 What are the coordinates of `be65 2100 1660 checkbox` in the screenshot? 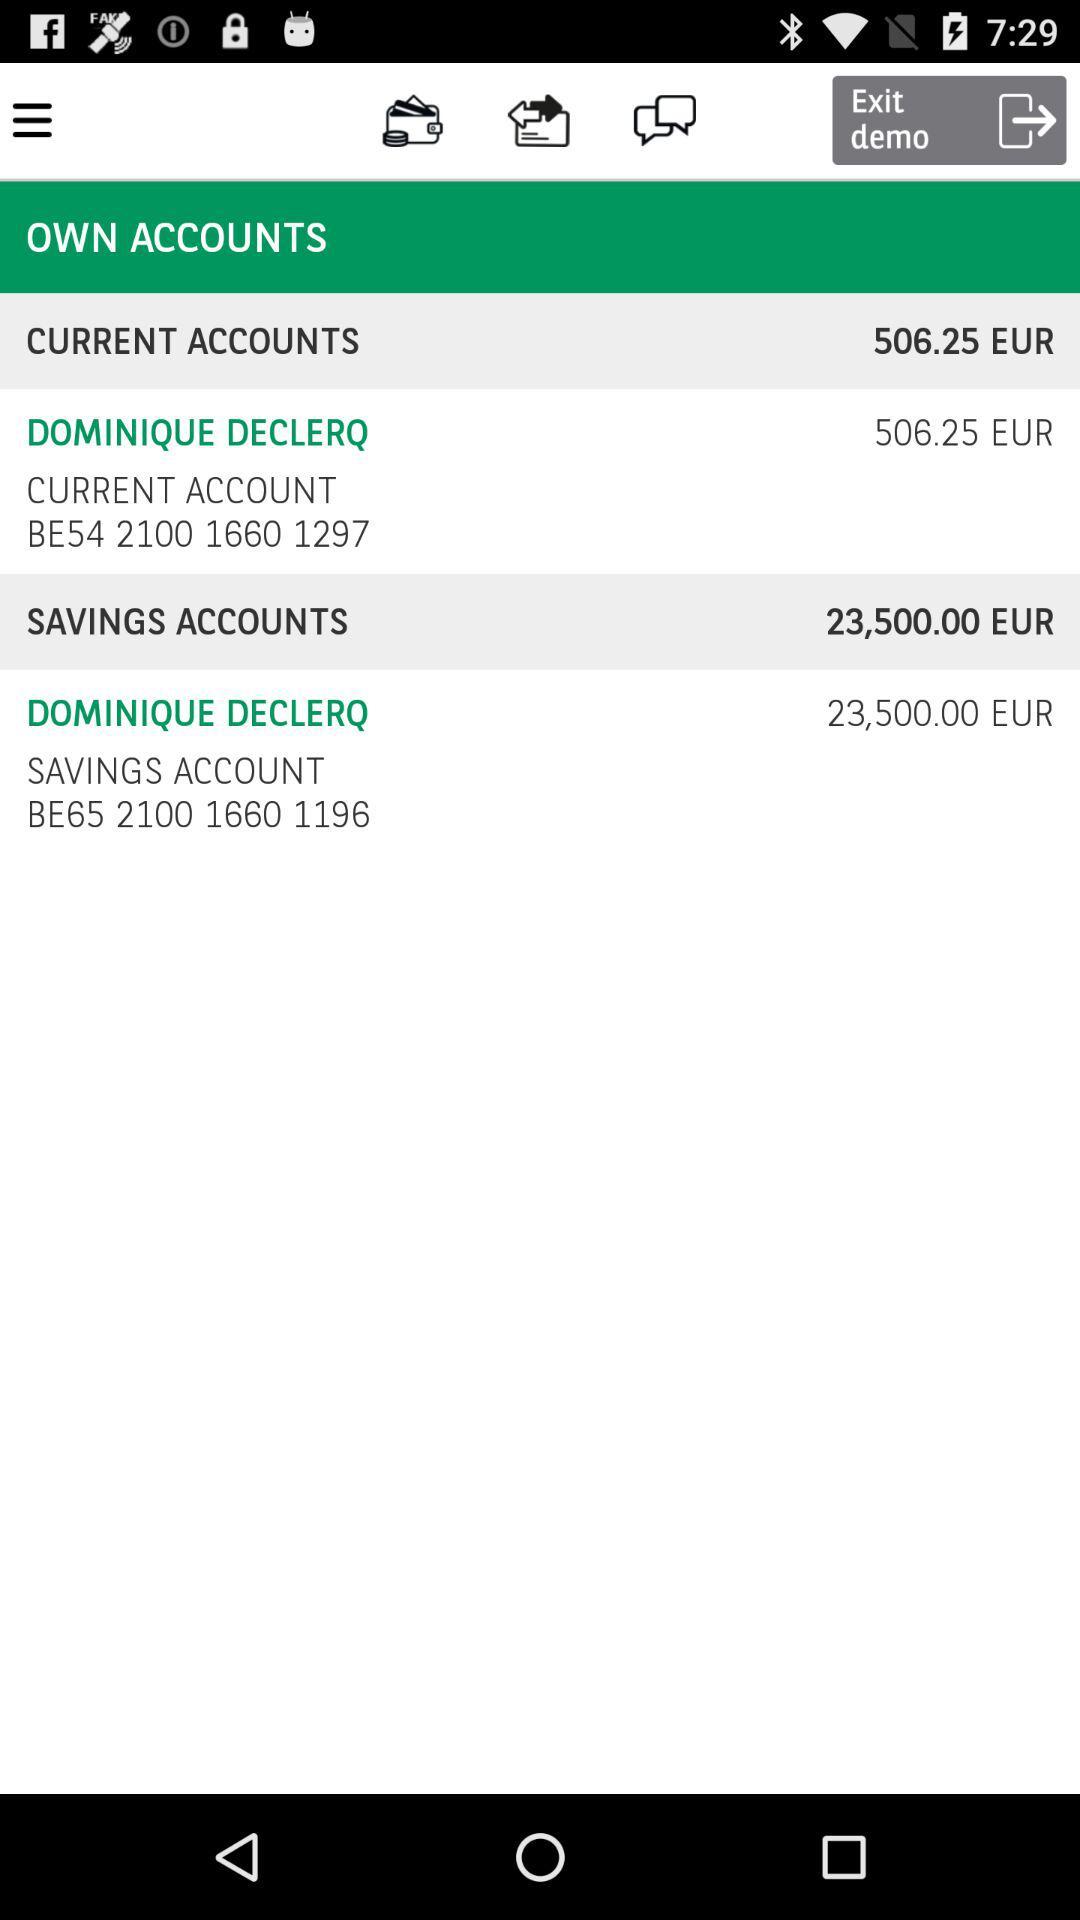 It's located at (203, 814).